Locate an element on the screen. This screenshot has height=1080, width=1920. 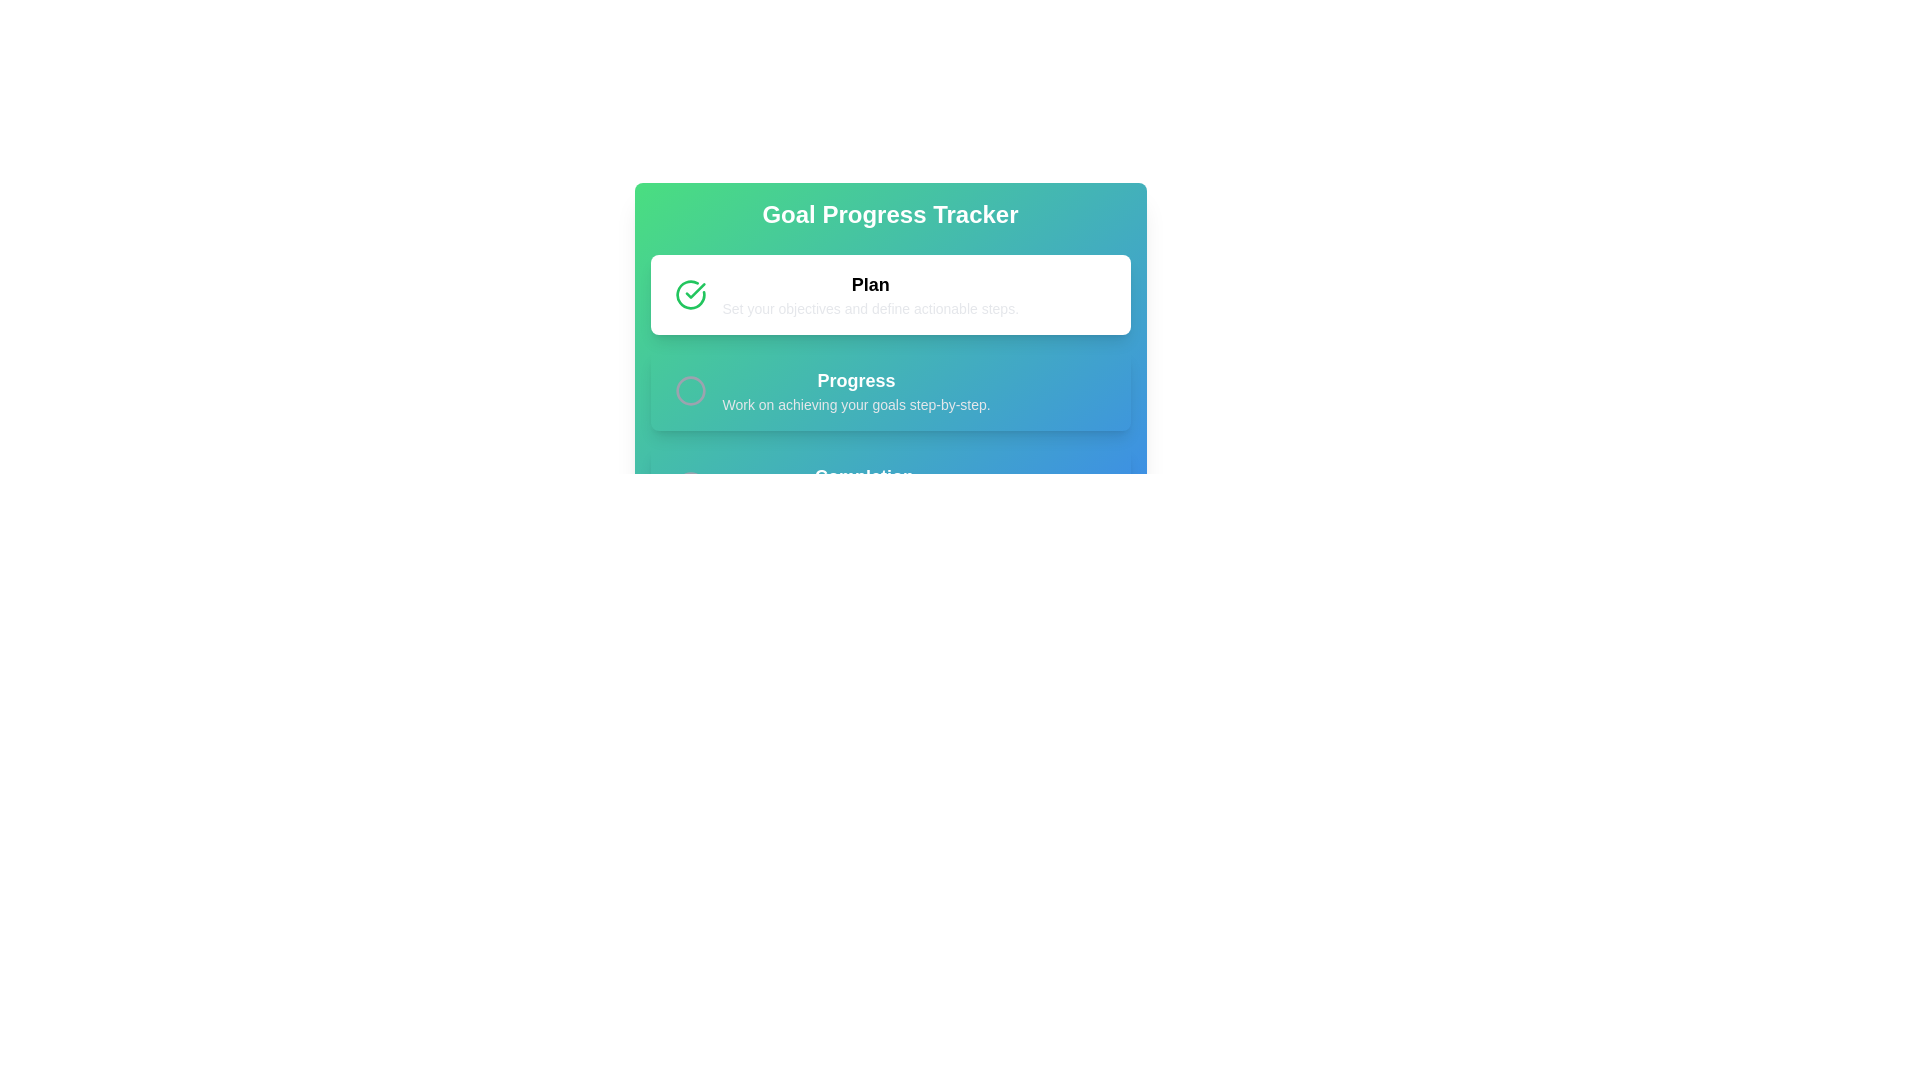
information in the informational card titled 'Progress', which contains the description 'Work on achieving your goals step-by-step.' is located at coordinates (889, 394).